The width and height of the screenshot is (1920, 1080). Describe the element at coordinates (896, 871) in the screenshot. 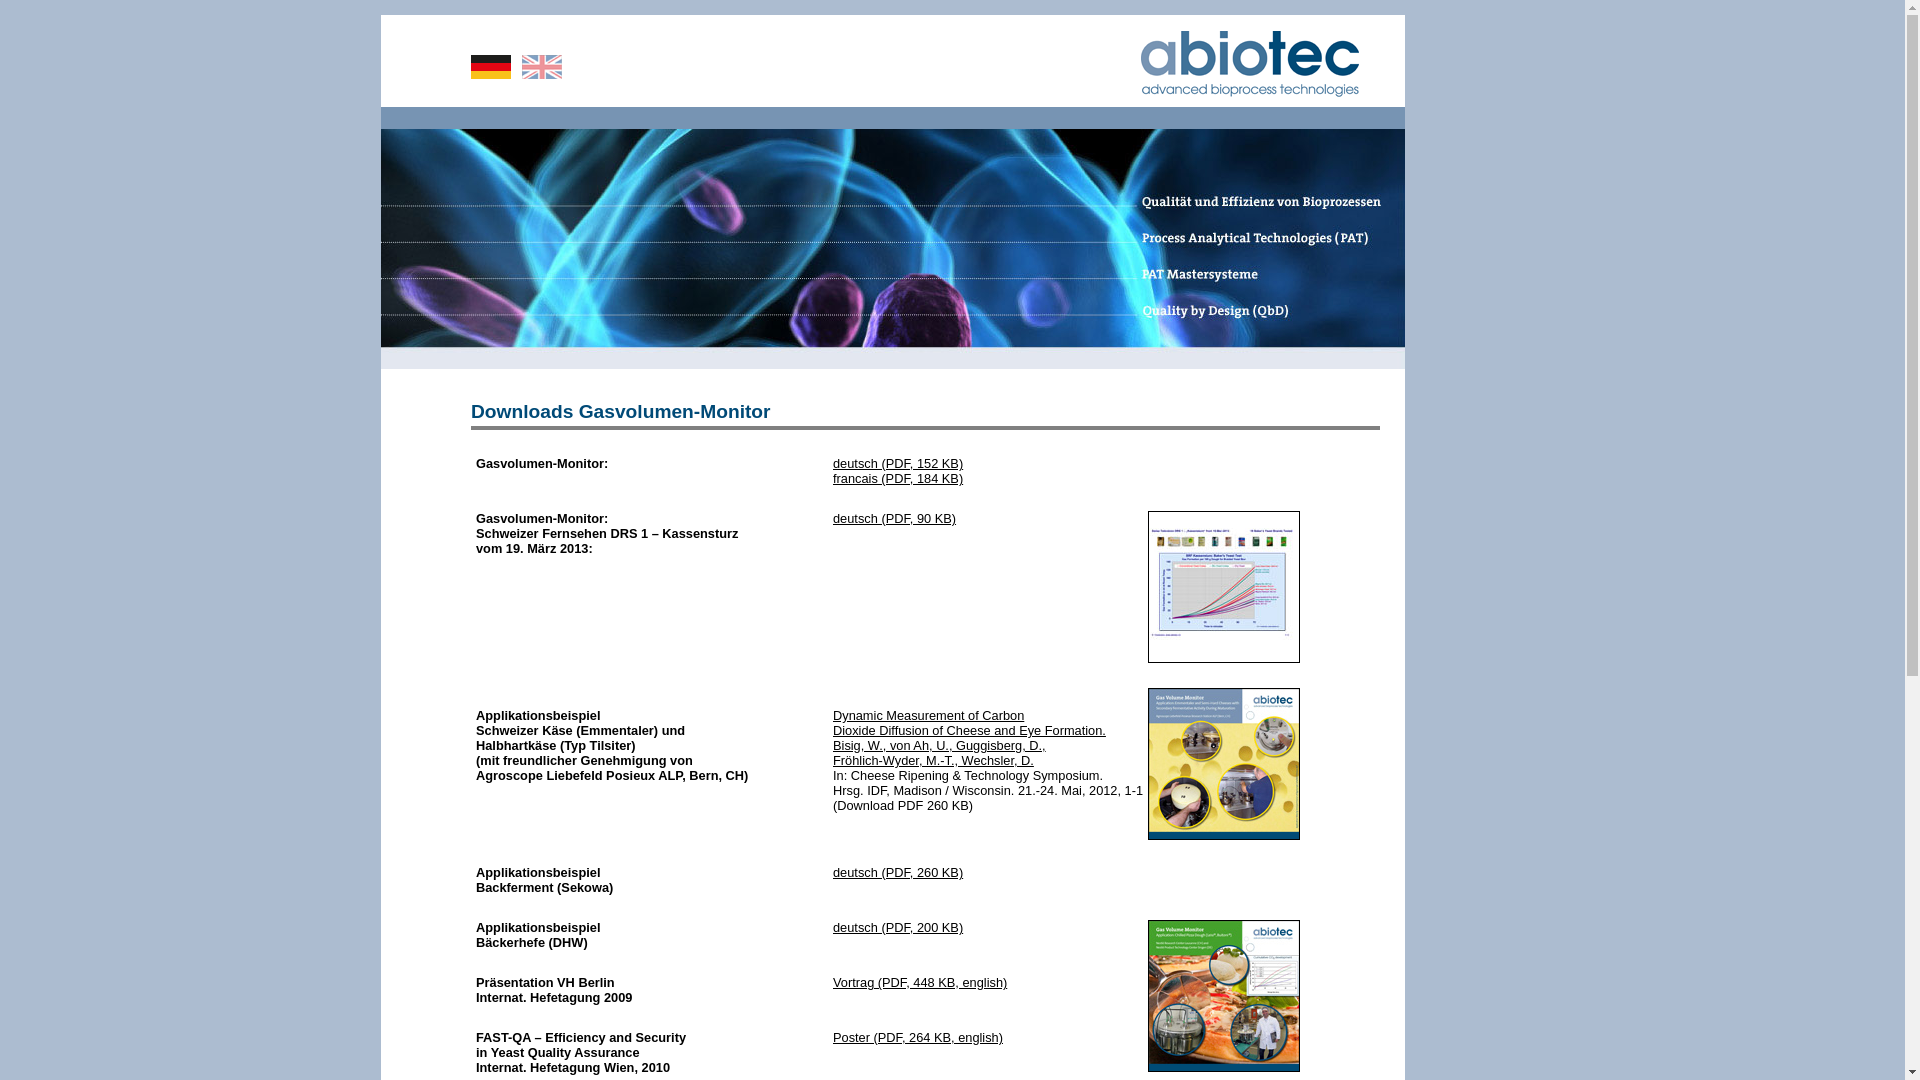

I see `'deutsch (PDF, 260 KB)'` at that location.